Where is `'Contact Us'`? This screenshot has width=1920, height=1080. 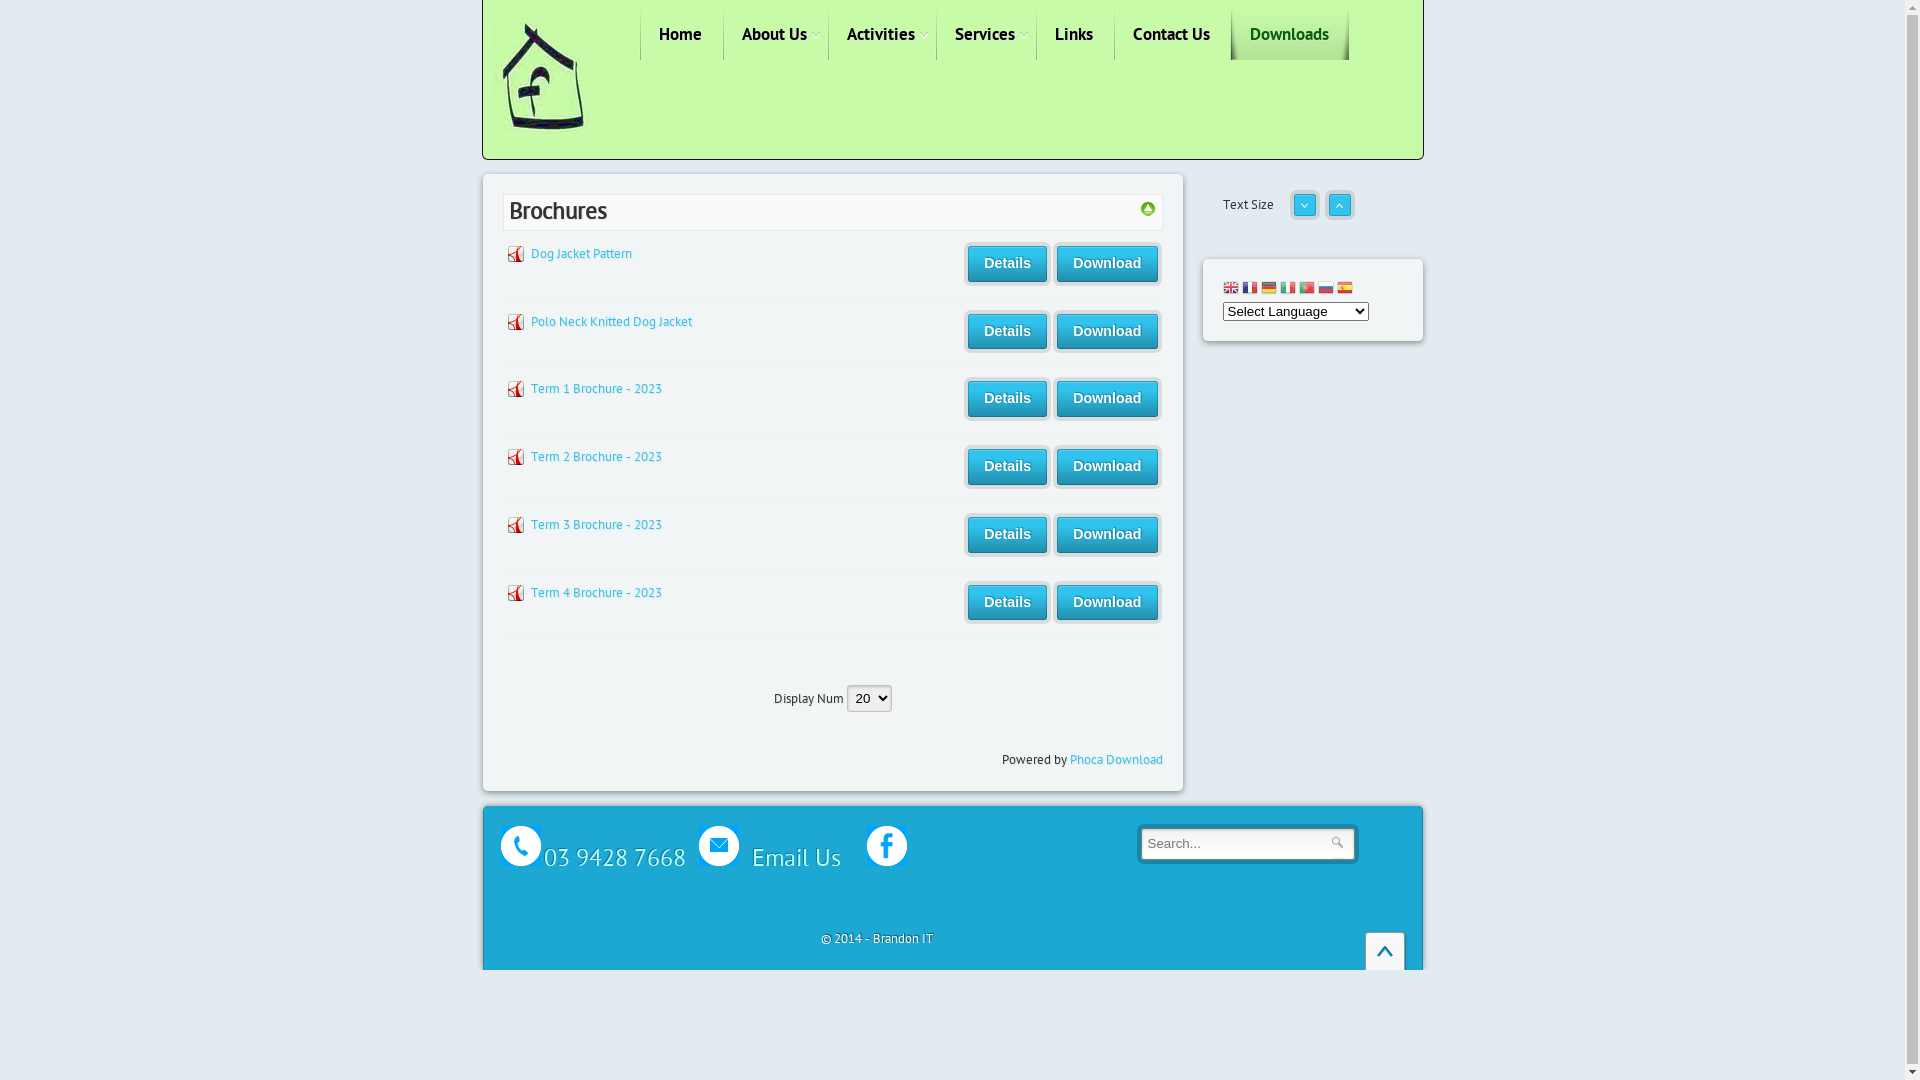
'Contact Us' is located at coordinates (1171, 34).